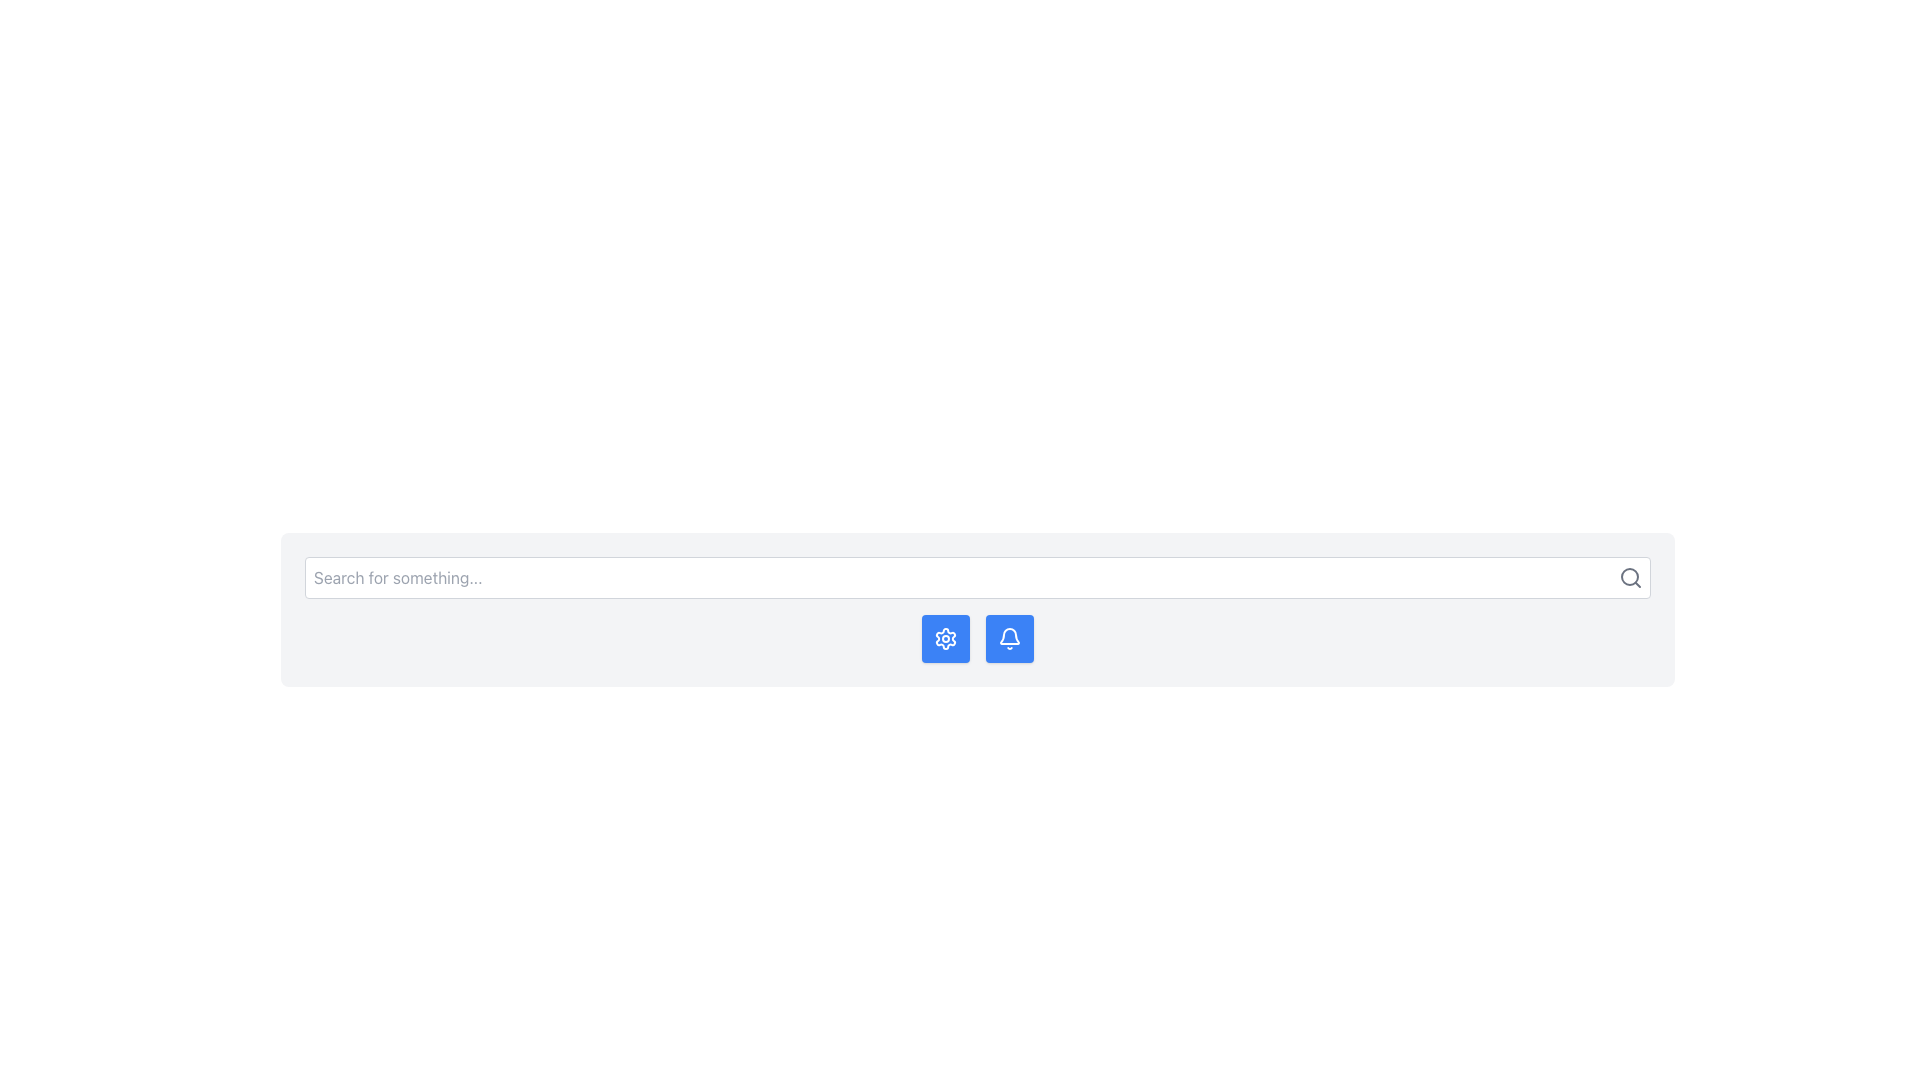 The image size is (1920, 1080). Describe the element at coordinates (1631, 578) in the screenshot. I see `the magnifying glass icon located at the far right of the search bar` at that location.